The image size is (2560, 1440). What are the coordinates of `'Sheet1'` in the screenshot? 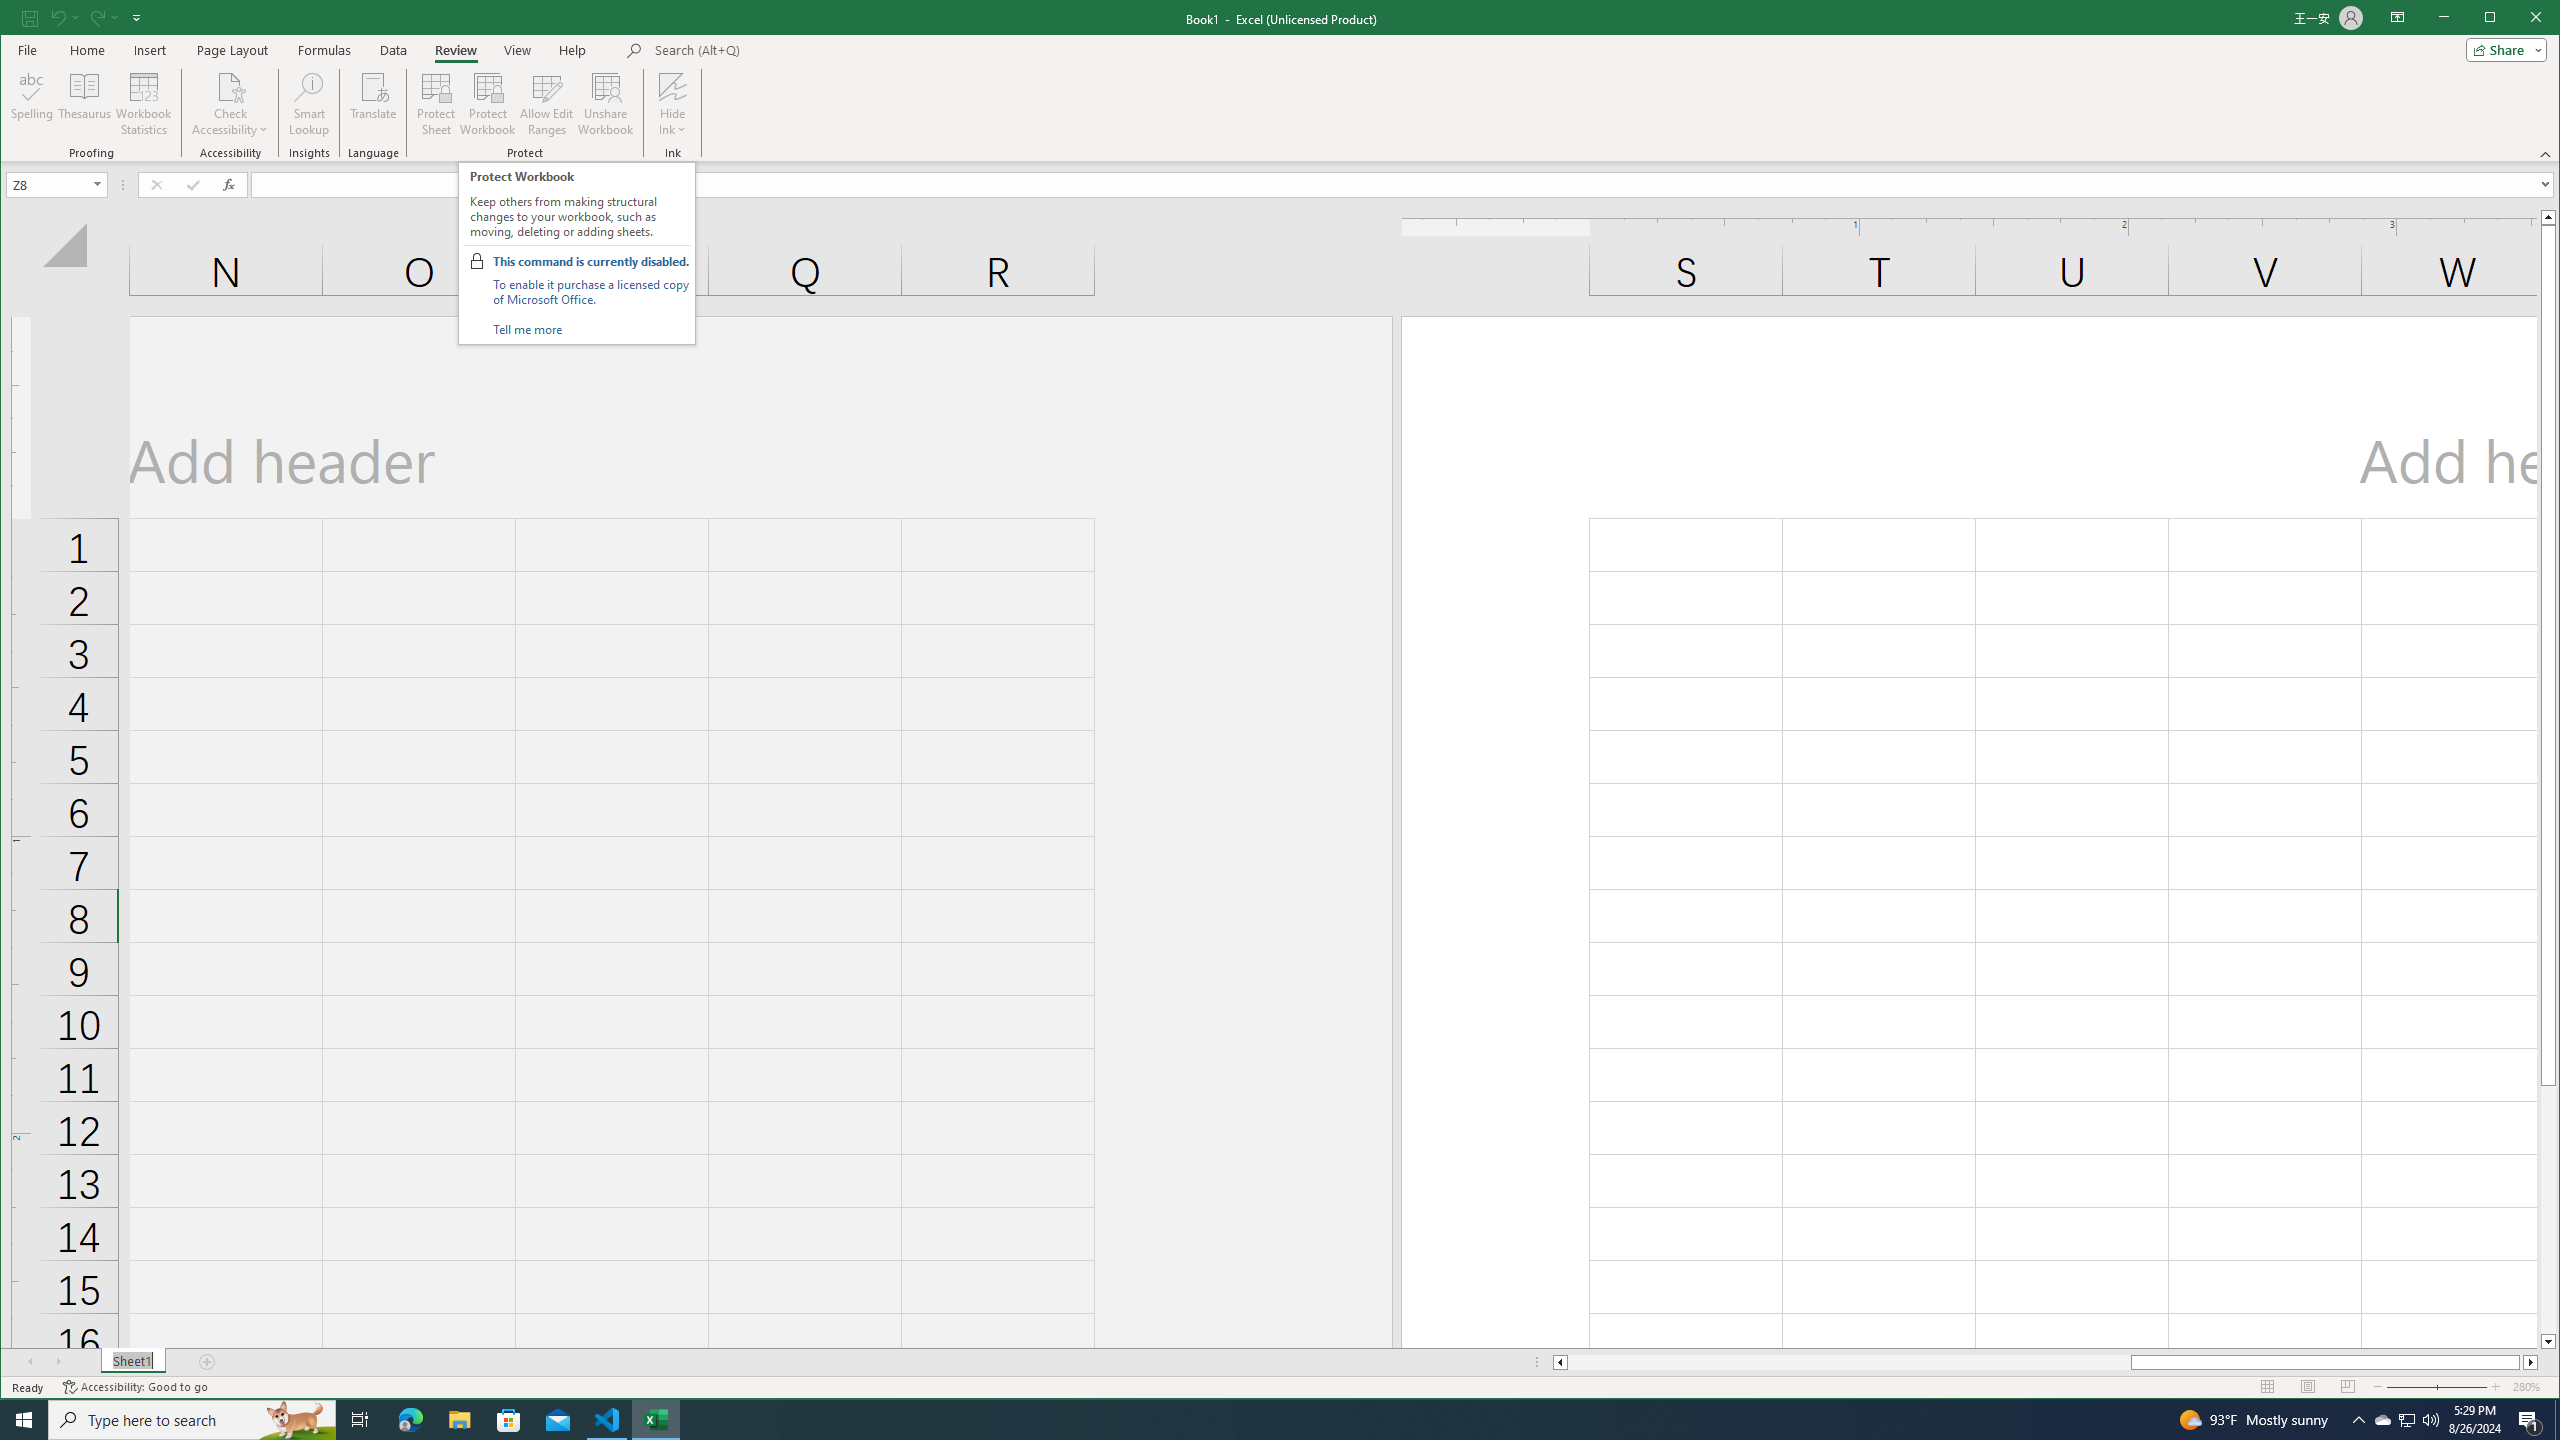 It's located at (133, 1362).